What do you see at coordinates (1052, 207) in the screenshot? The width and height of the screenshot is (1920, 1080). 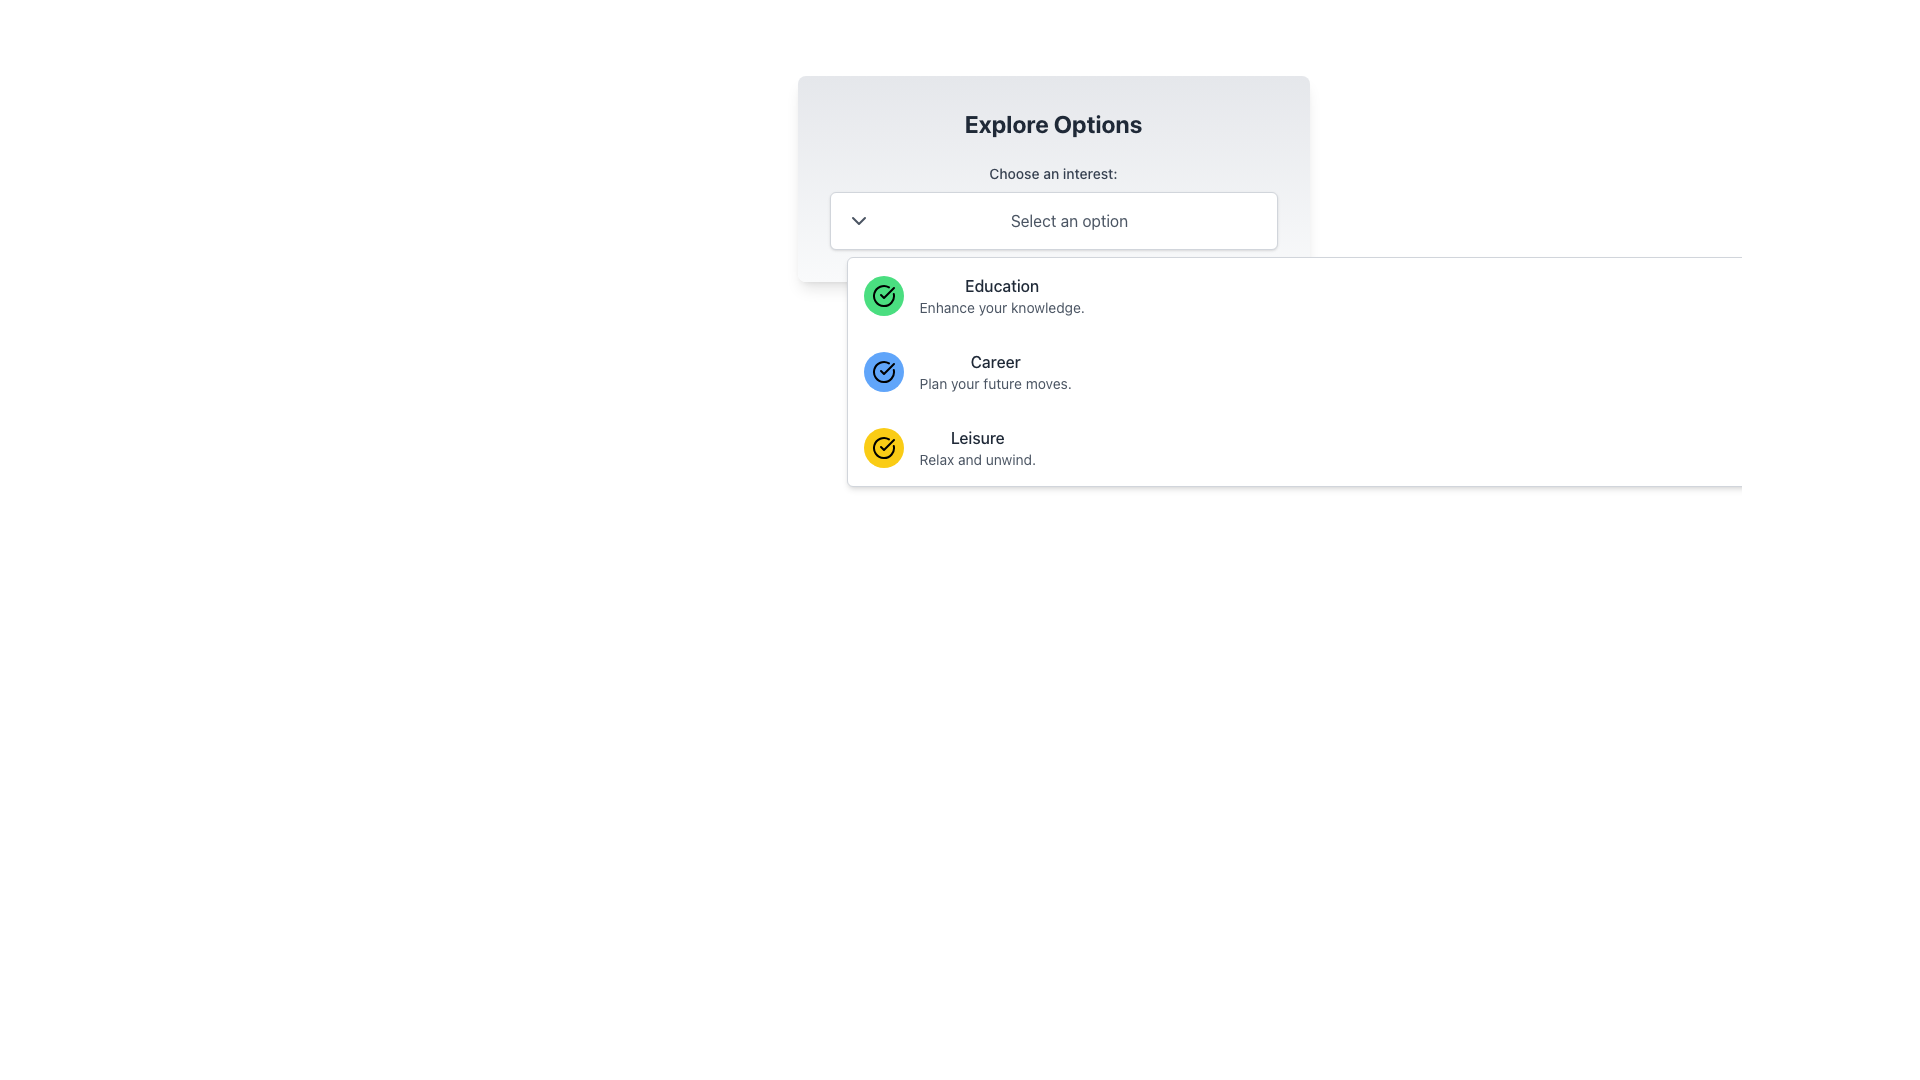 I see `the Dropdown menu located below the 'Explore Options' header` at bounding box center [1052, 207].